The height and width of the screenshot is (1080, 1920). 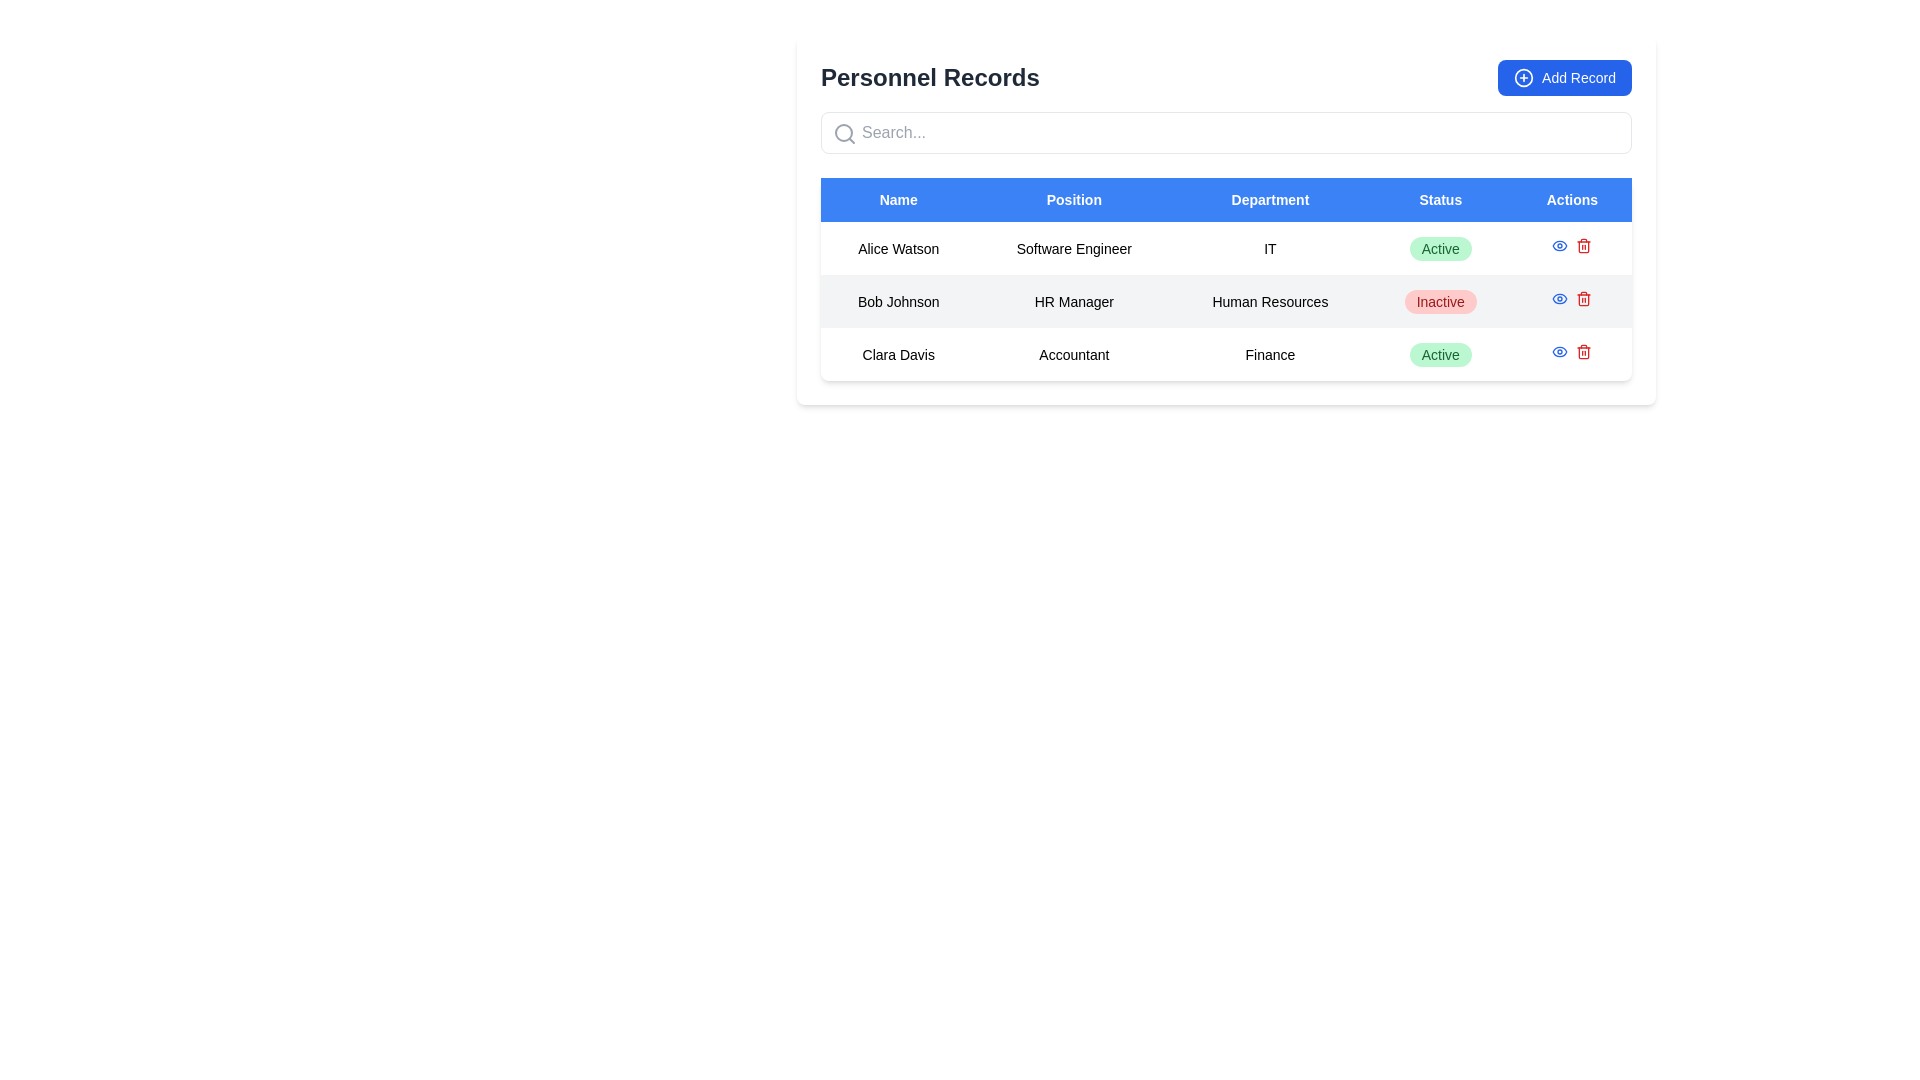 I want to click on the interactive button in the 'Actions' column of the second row, so click(x=1559, y=299).